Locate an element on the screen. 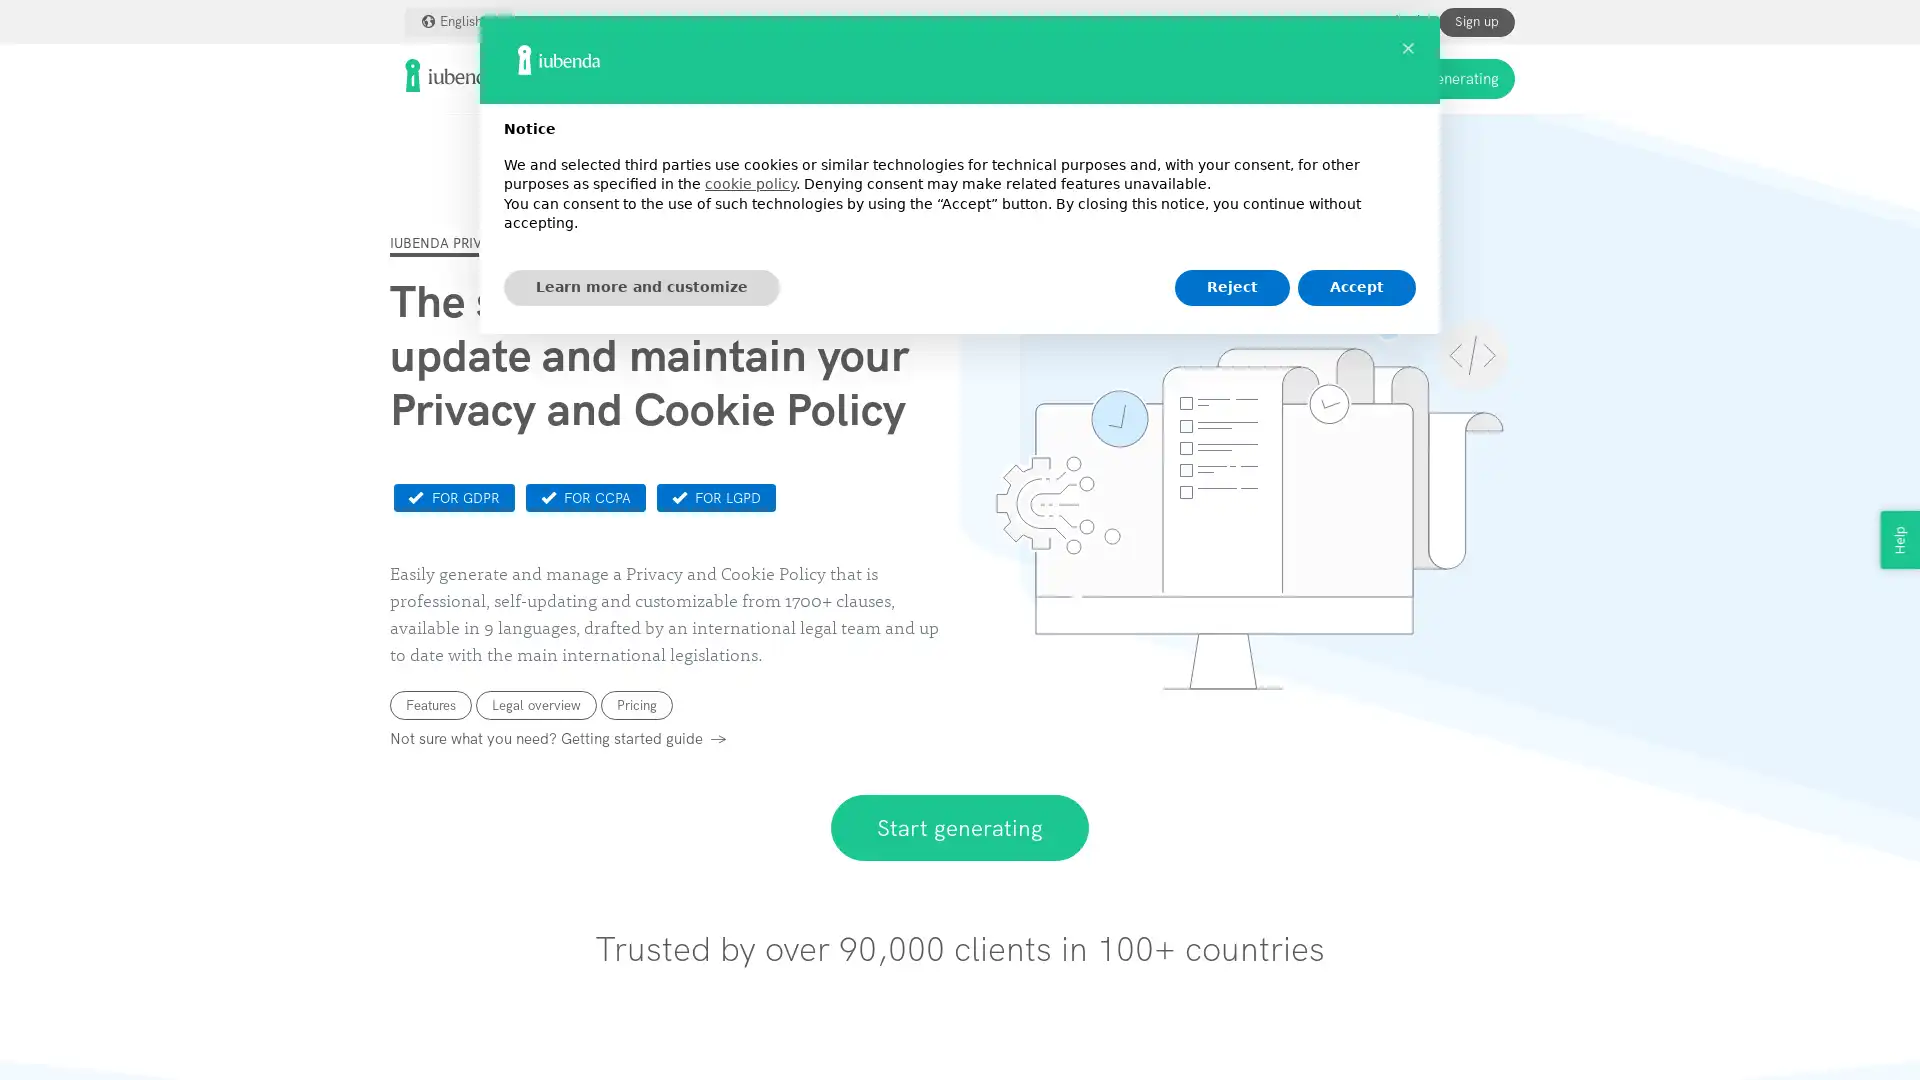 This screenshot has width=1920, height=1080. Reject is located at coordinates (1231, 286).